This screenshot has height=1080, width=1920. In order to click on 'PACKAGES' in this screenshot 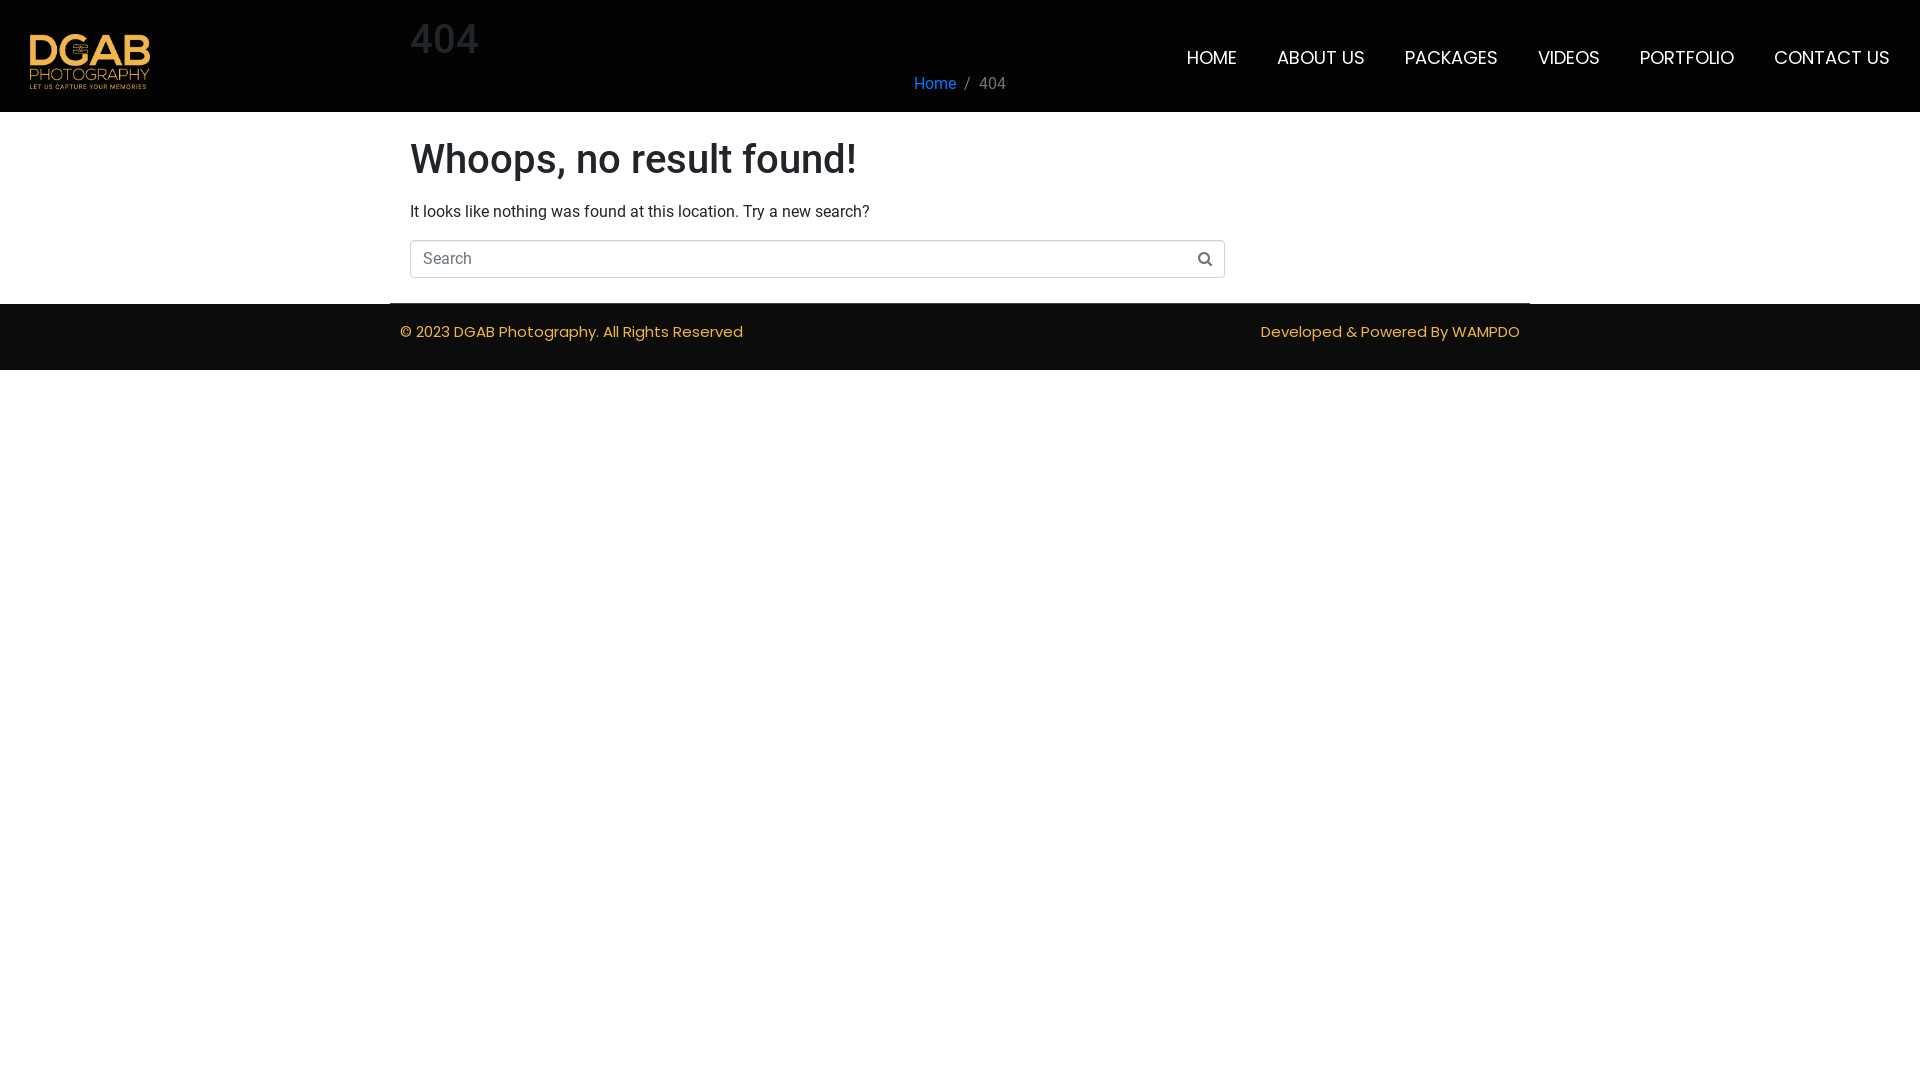, I will do `click(1451, 56)`.